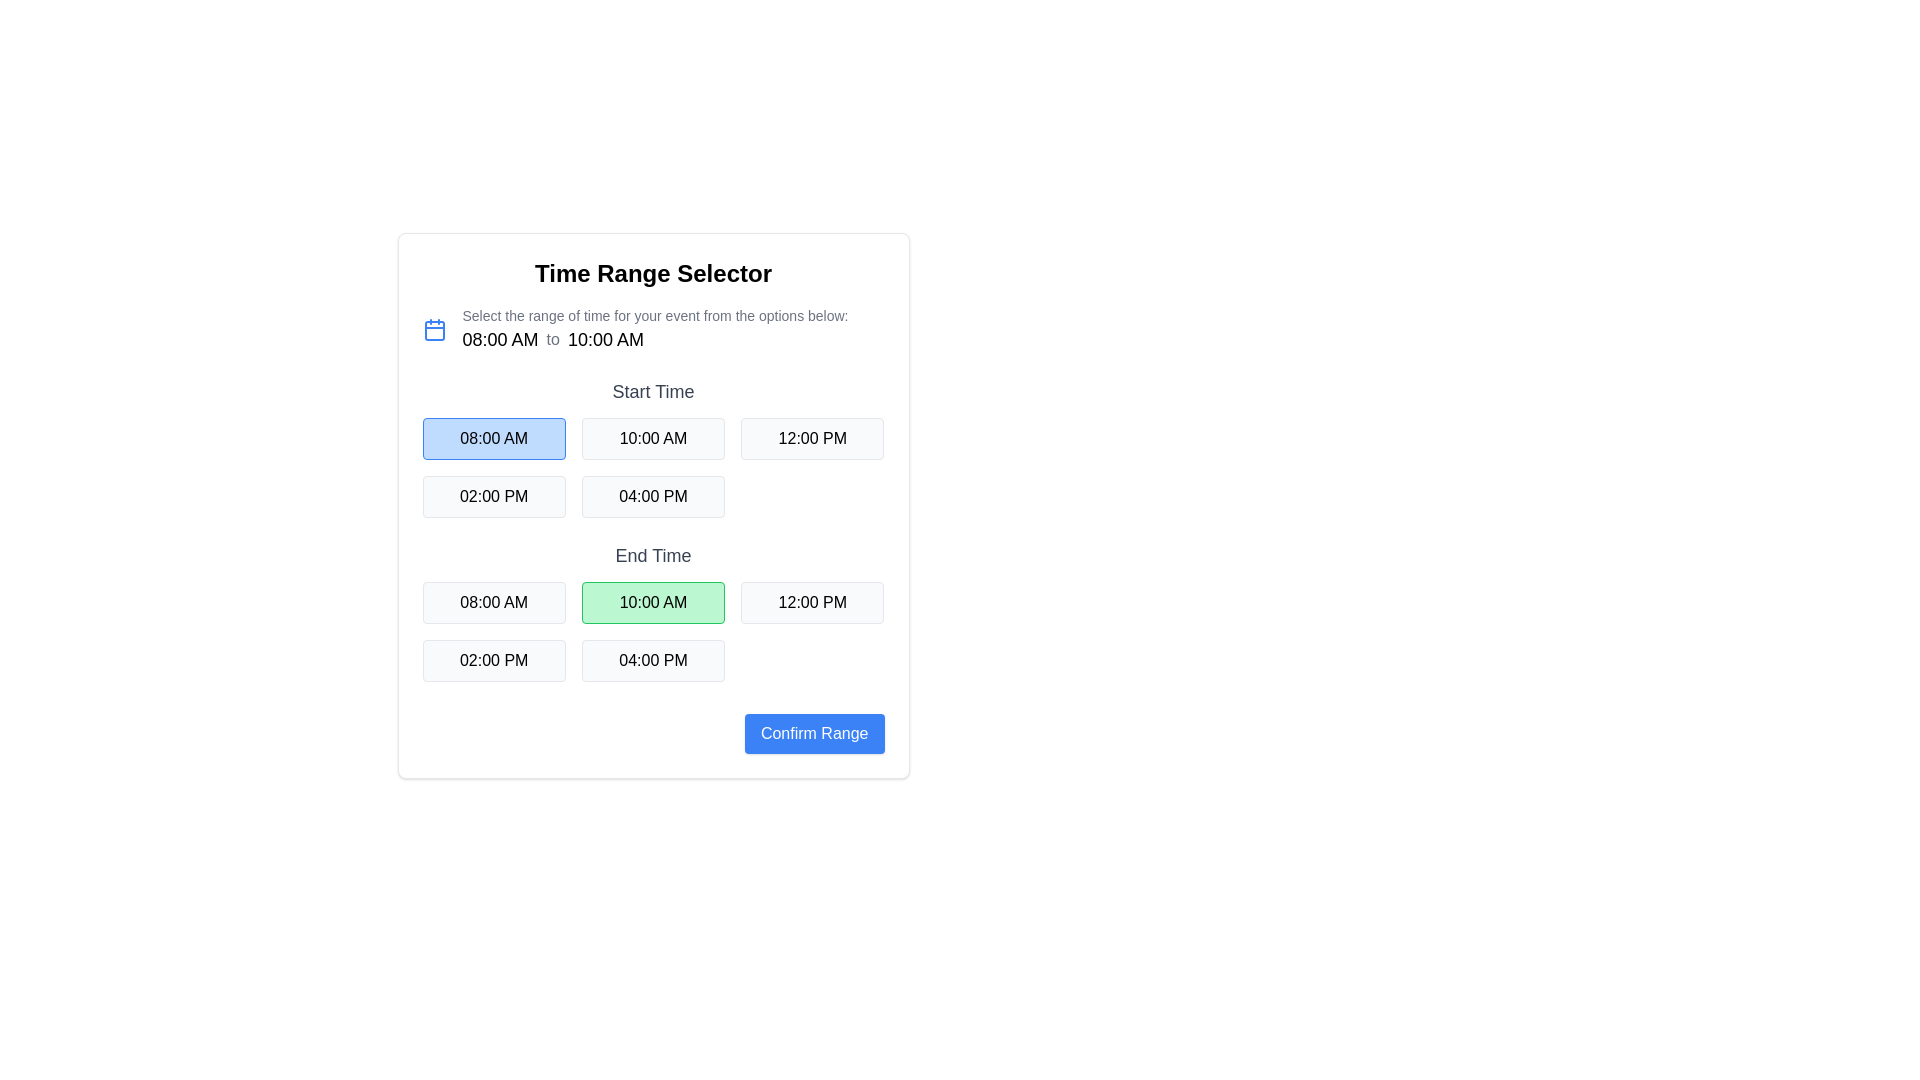 The height and width of the screenshot is (1080, 1920). I want to click on the informational static text that instructs users to select a range of time, located below 'Time Range Selector' and above the time-selection fields, so click(655, 315).